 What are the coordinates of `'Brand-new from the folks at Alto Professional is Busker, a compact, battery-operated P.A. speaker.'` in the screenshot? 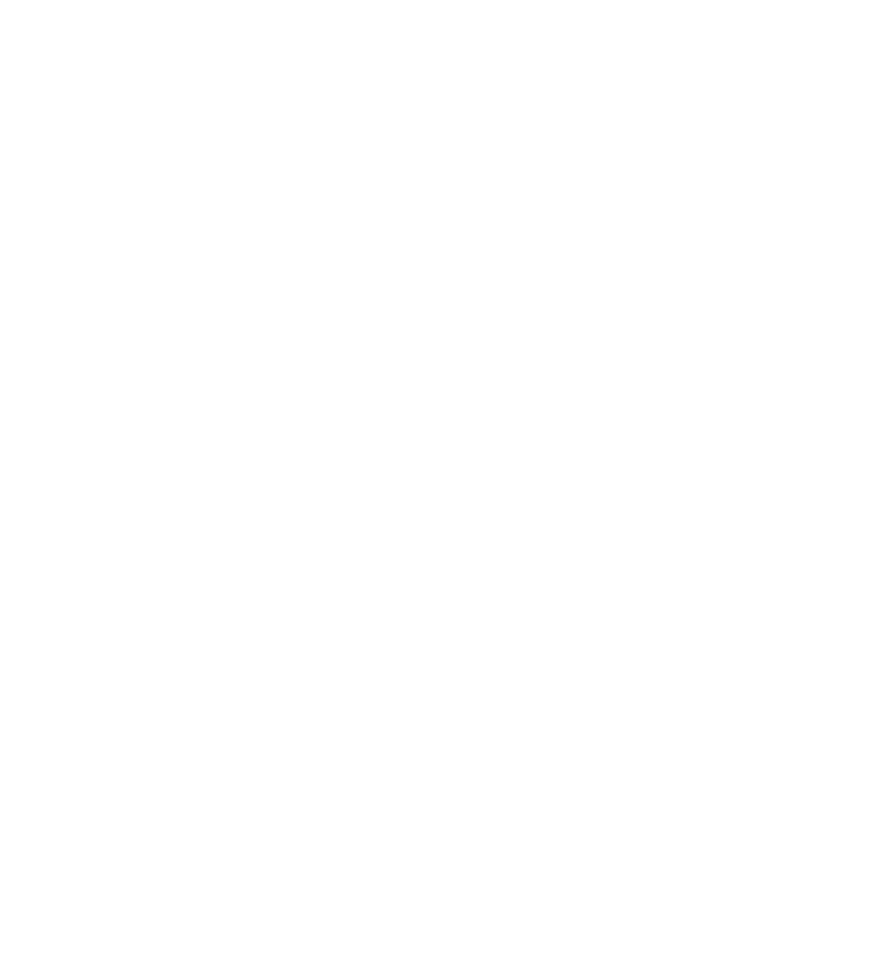 It's located at (368, 366).